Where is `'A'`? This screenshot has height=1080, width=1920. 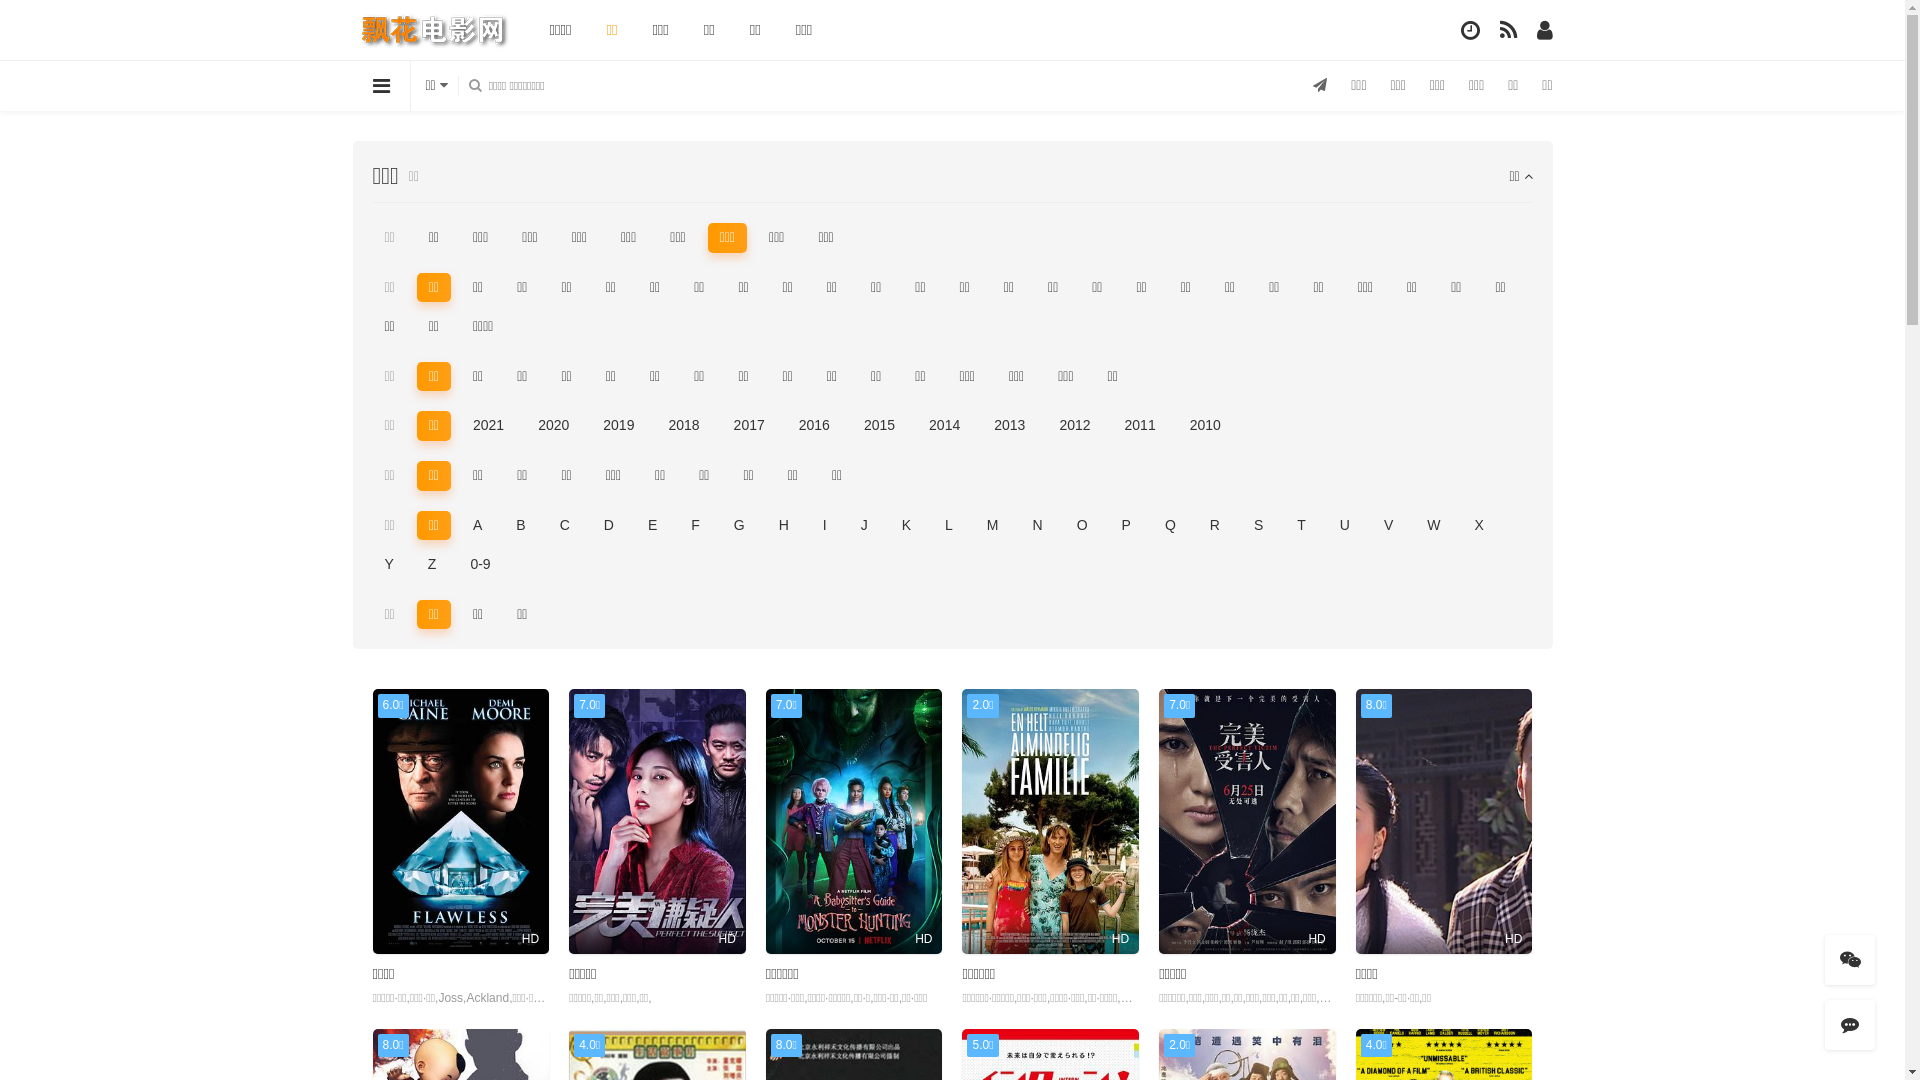
'A' is located at coordinates (476, 524).